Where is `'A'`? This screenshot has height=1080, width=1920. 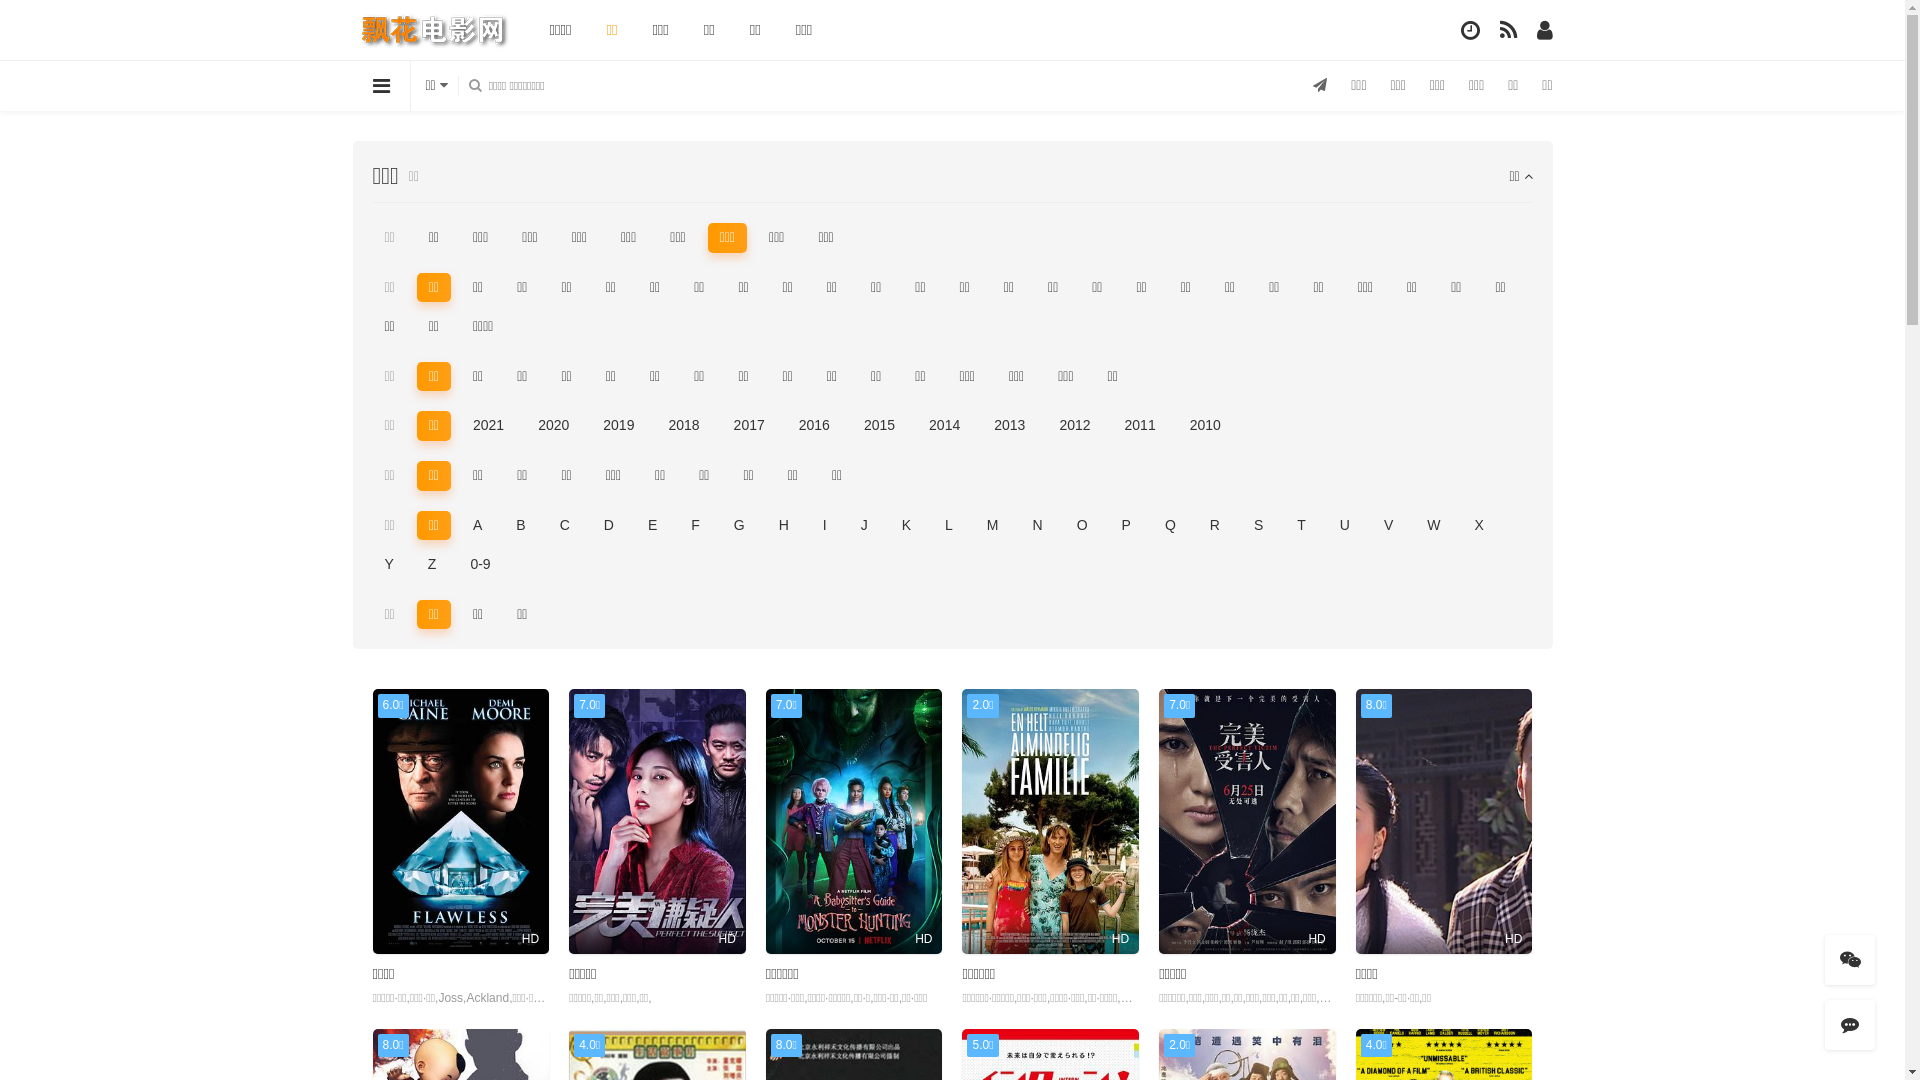
'A' is located at coordinates (476, 524).